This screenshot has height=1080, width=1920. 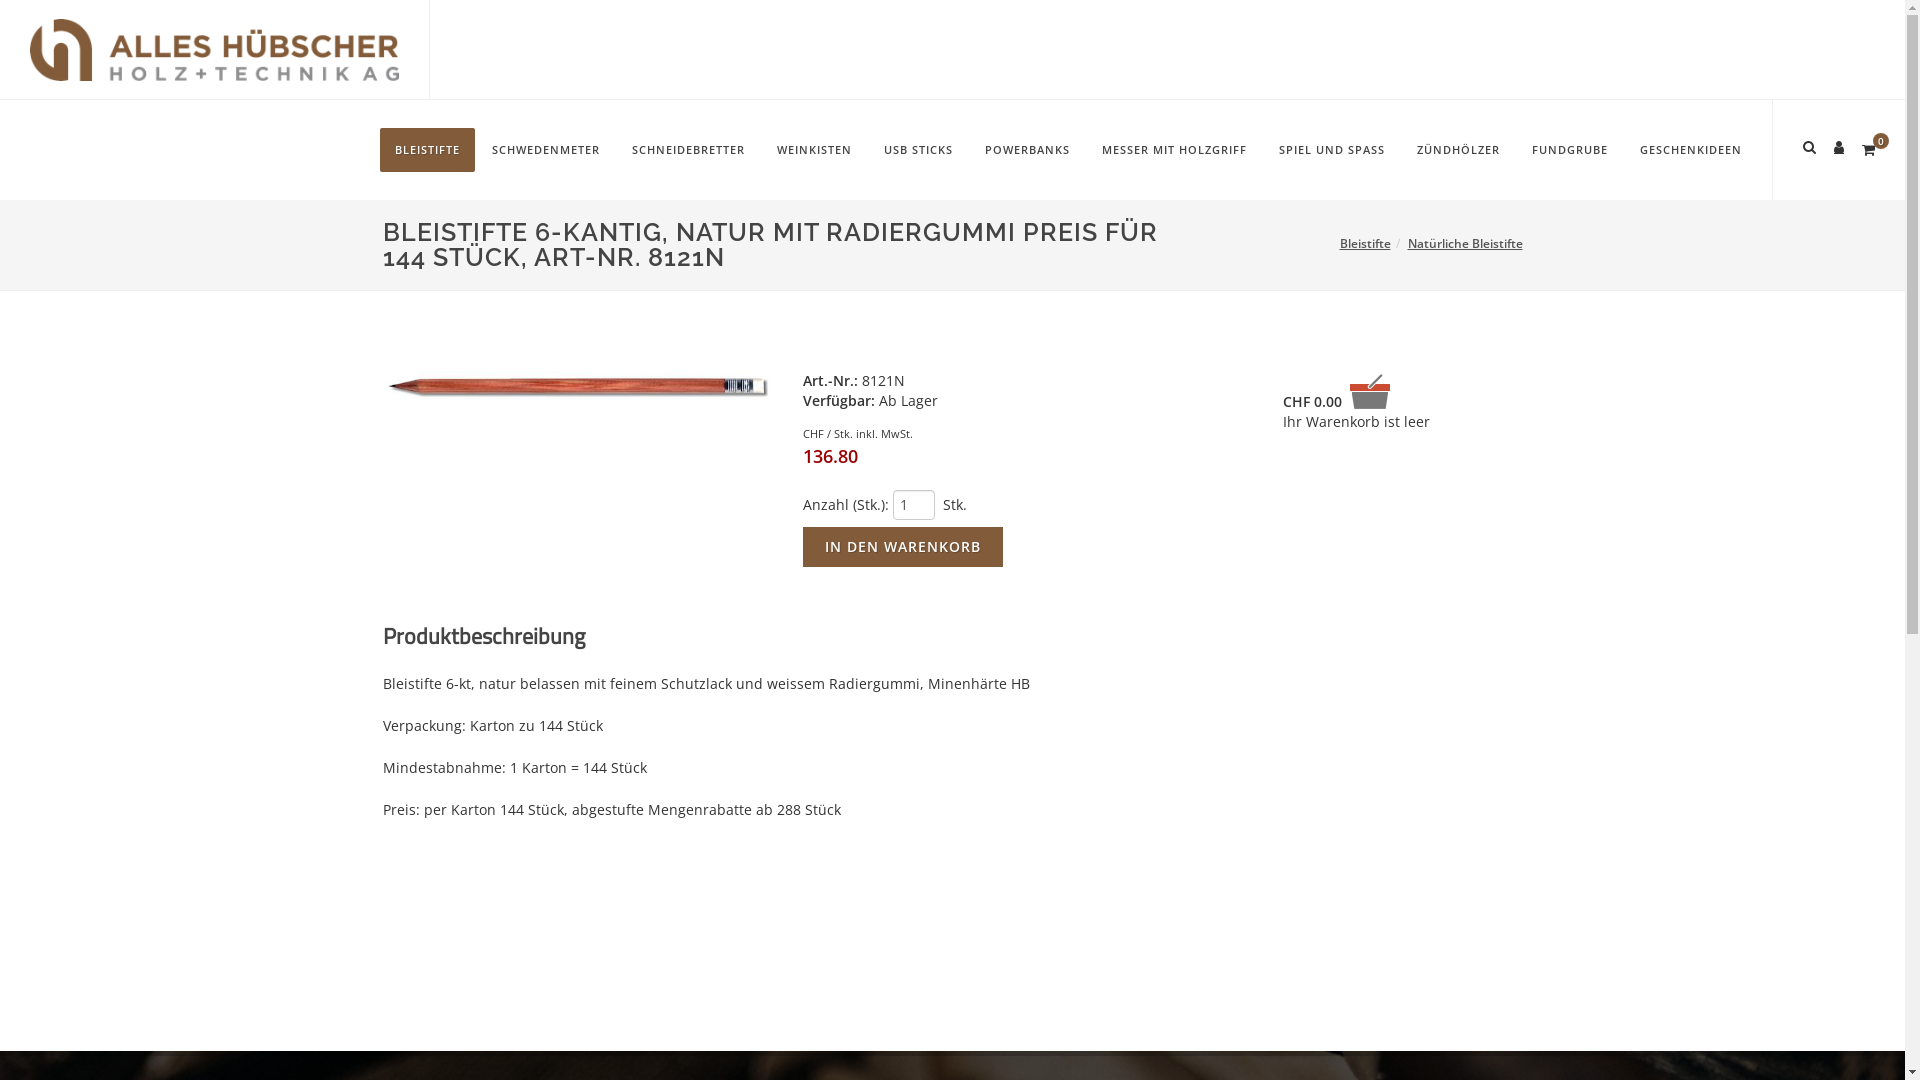 I want to click on 'Bleistift 6-kt mit Gummi', so click(x=574, y=387).